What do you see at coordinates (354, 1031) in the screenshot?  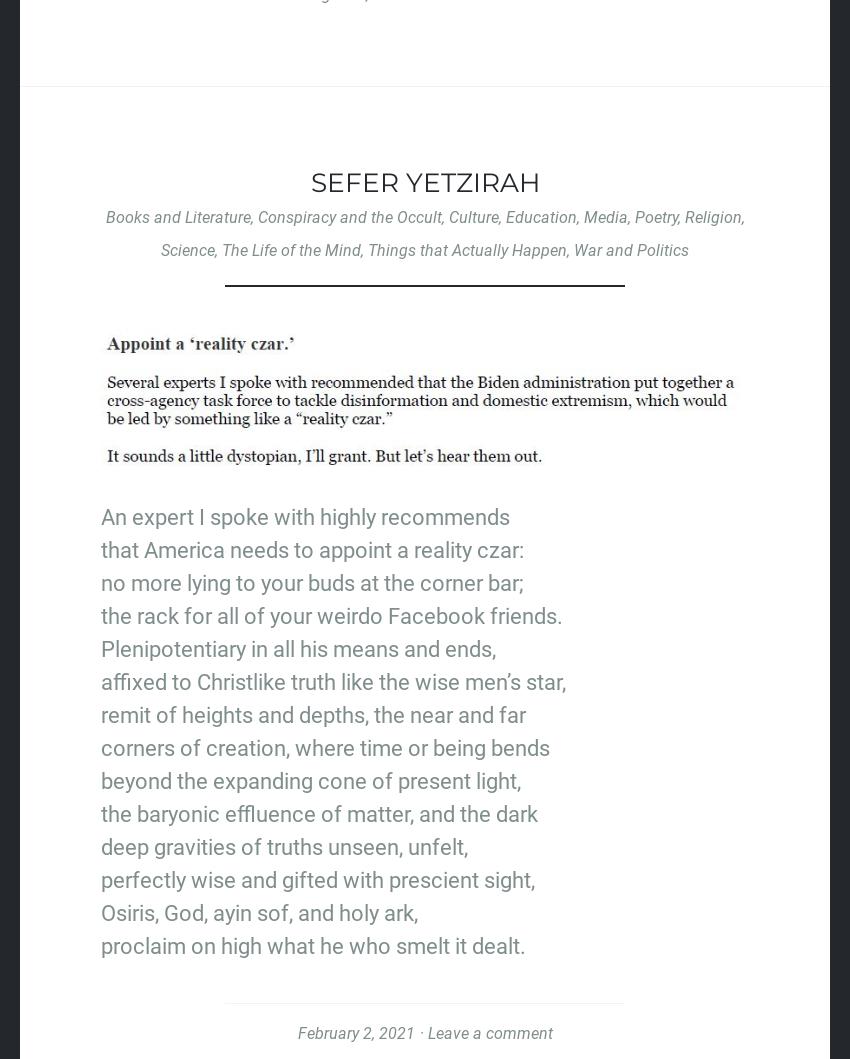 I see `'February 2, 2021'` at bounding box center [354, 1031].